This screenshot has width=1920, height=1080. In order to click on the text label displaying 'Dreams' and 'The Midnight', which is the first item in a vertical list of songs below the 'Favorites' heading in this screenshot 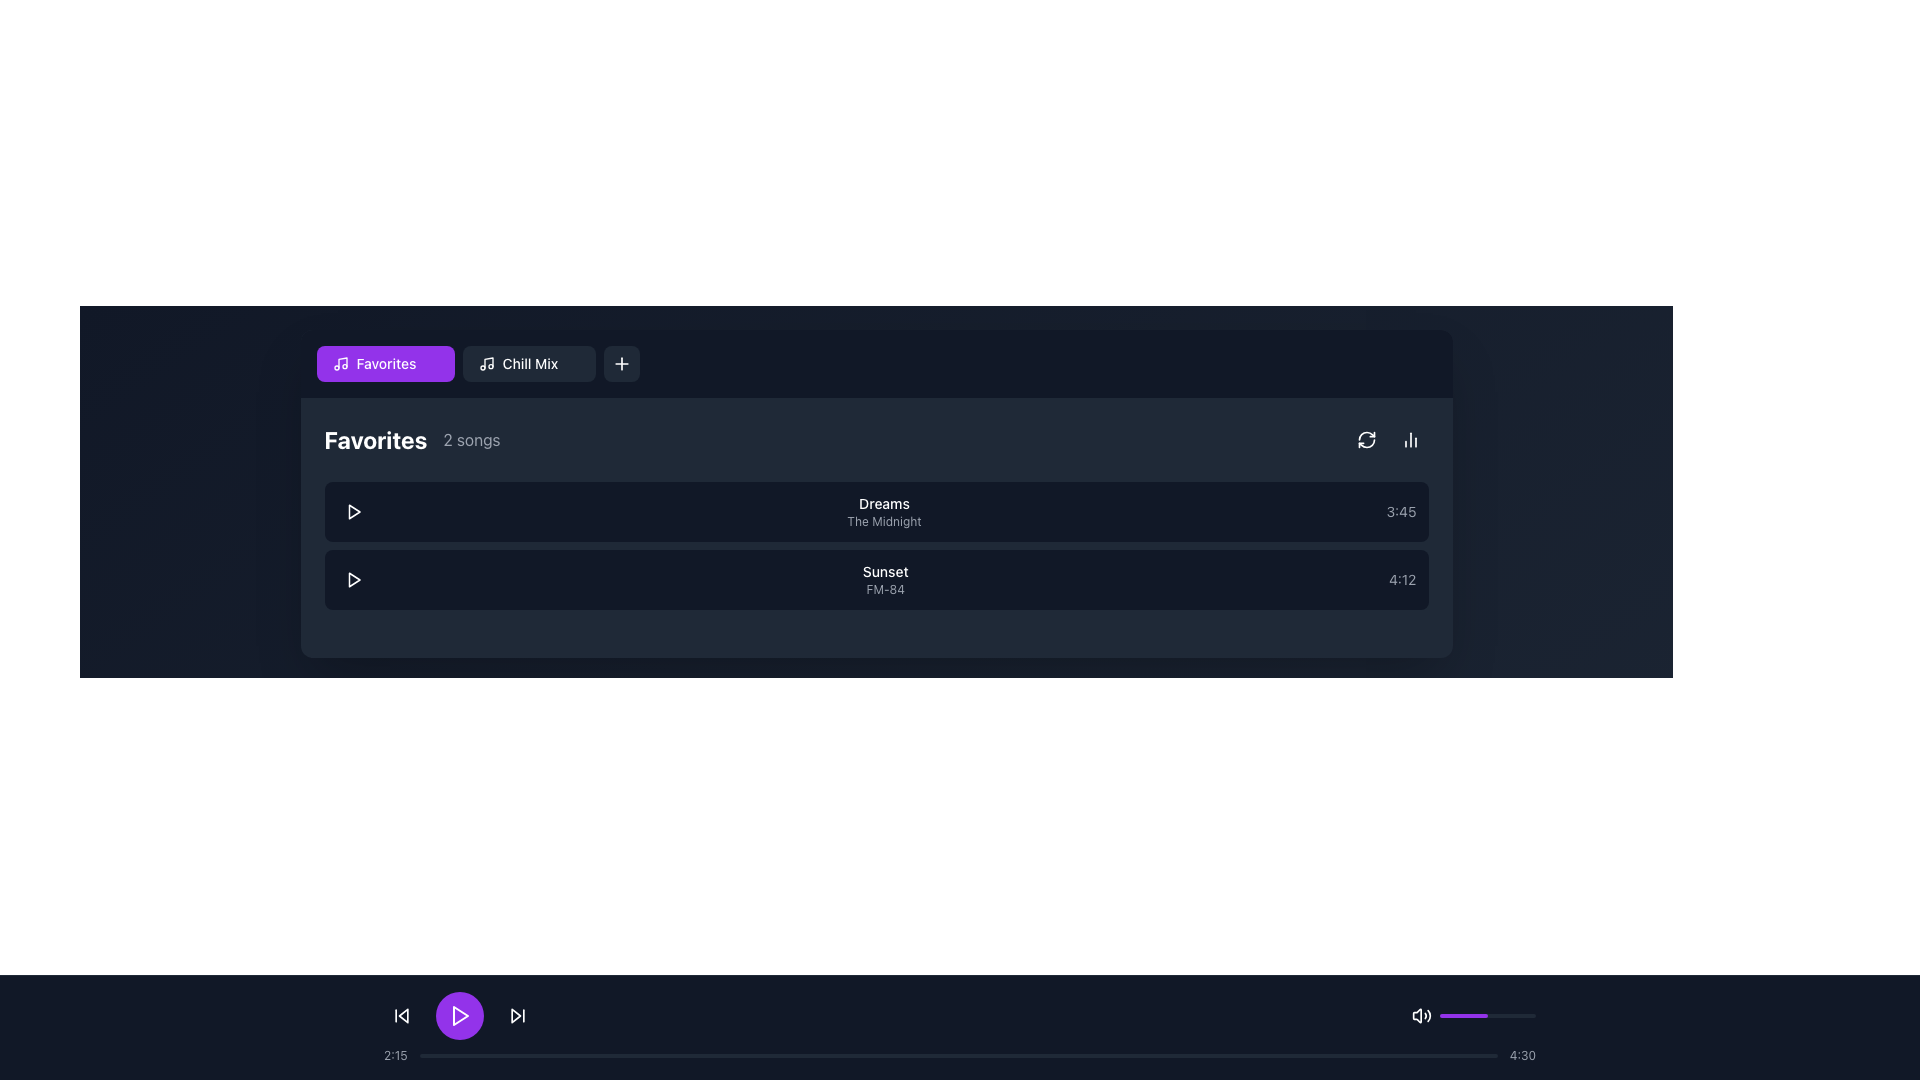, I will do `click(883, 511)`.